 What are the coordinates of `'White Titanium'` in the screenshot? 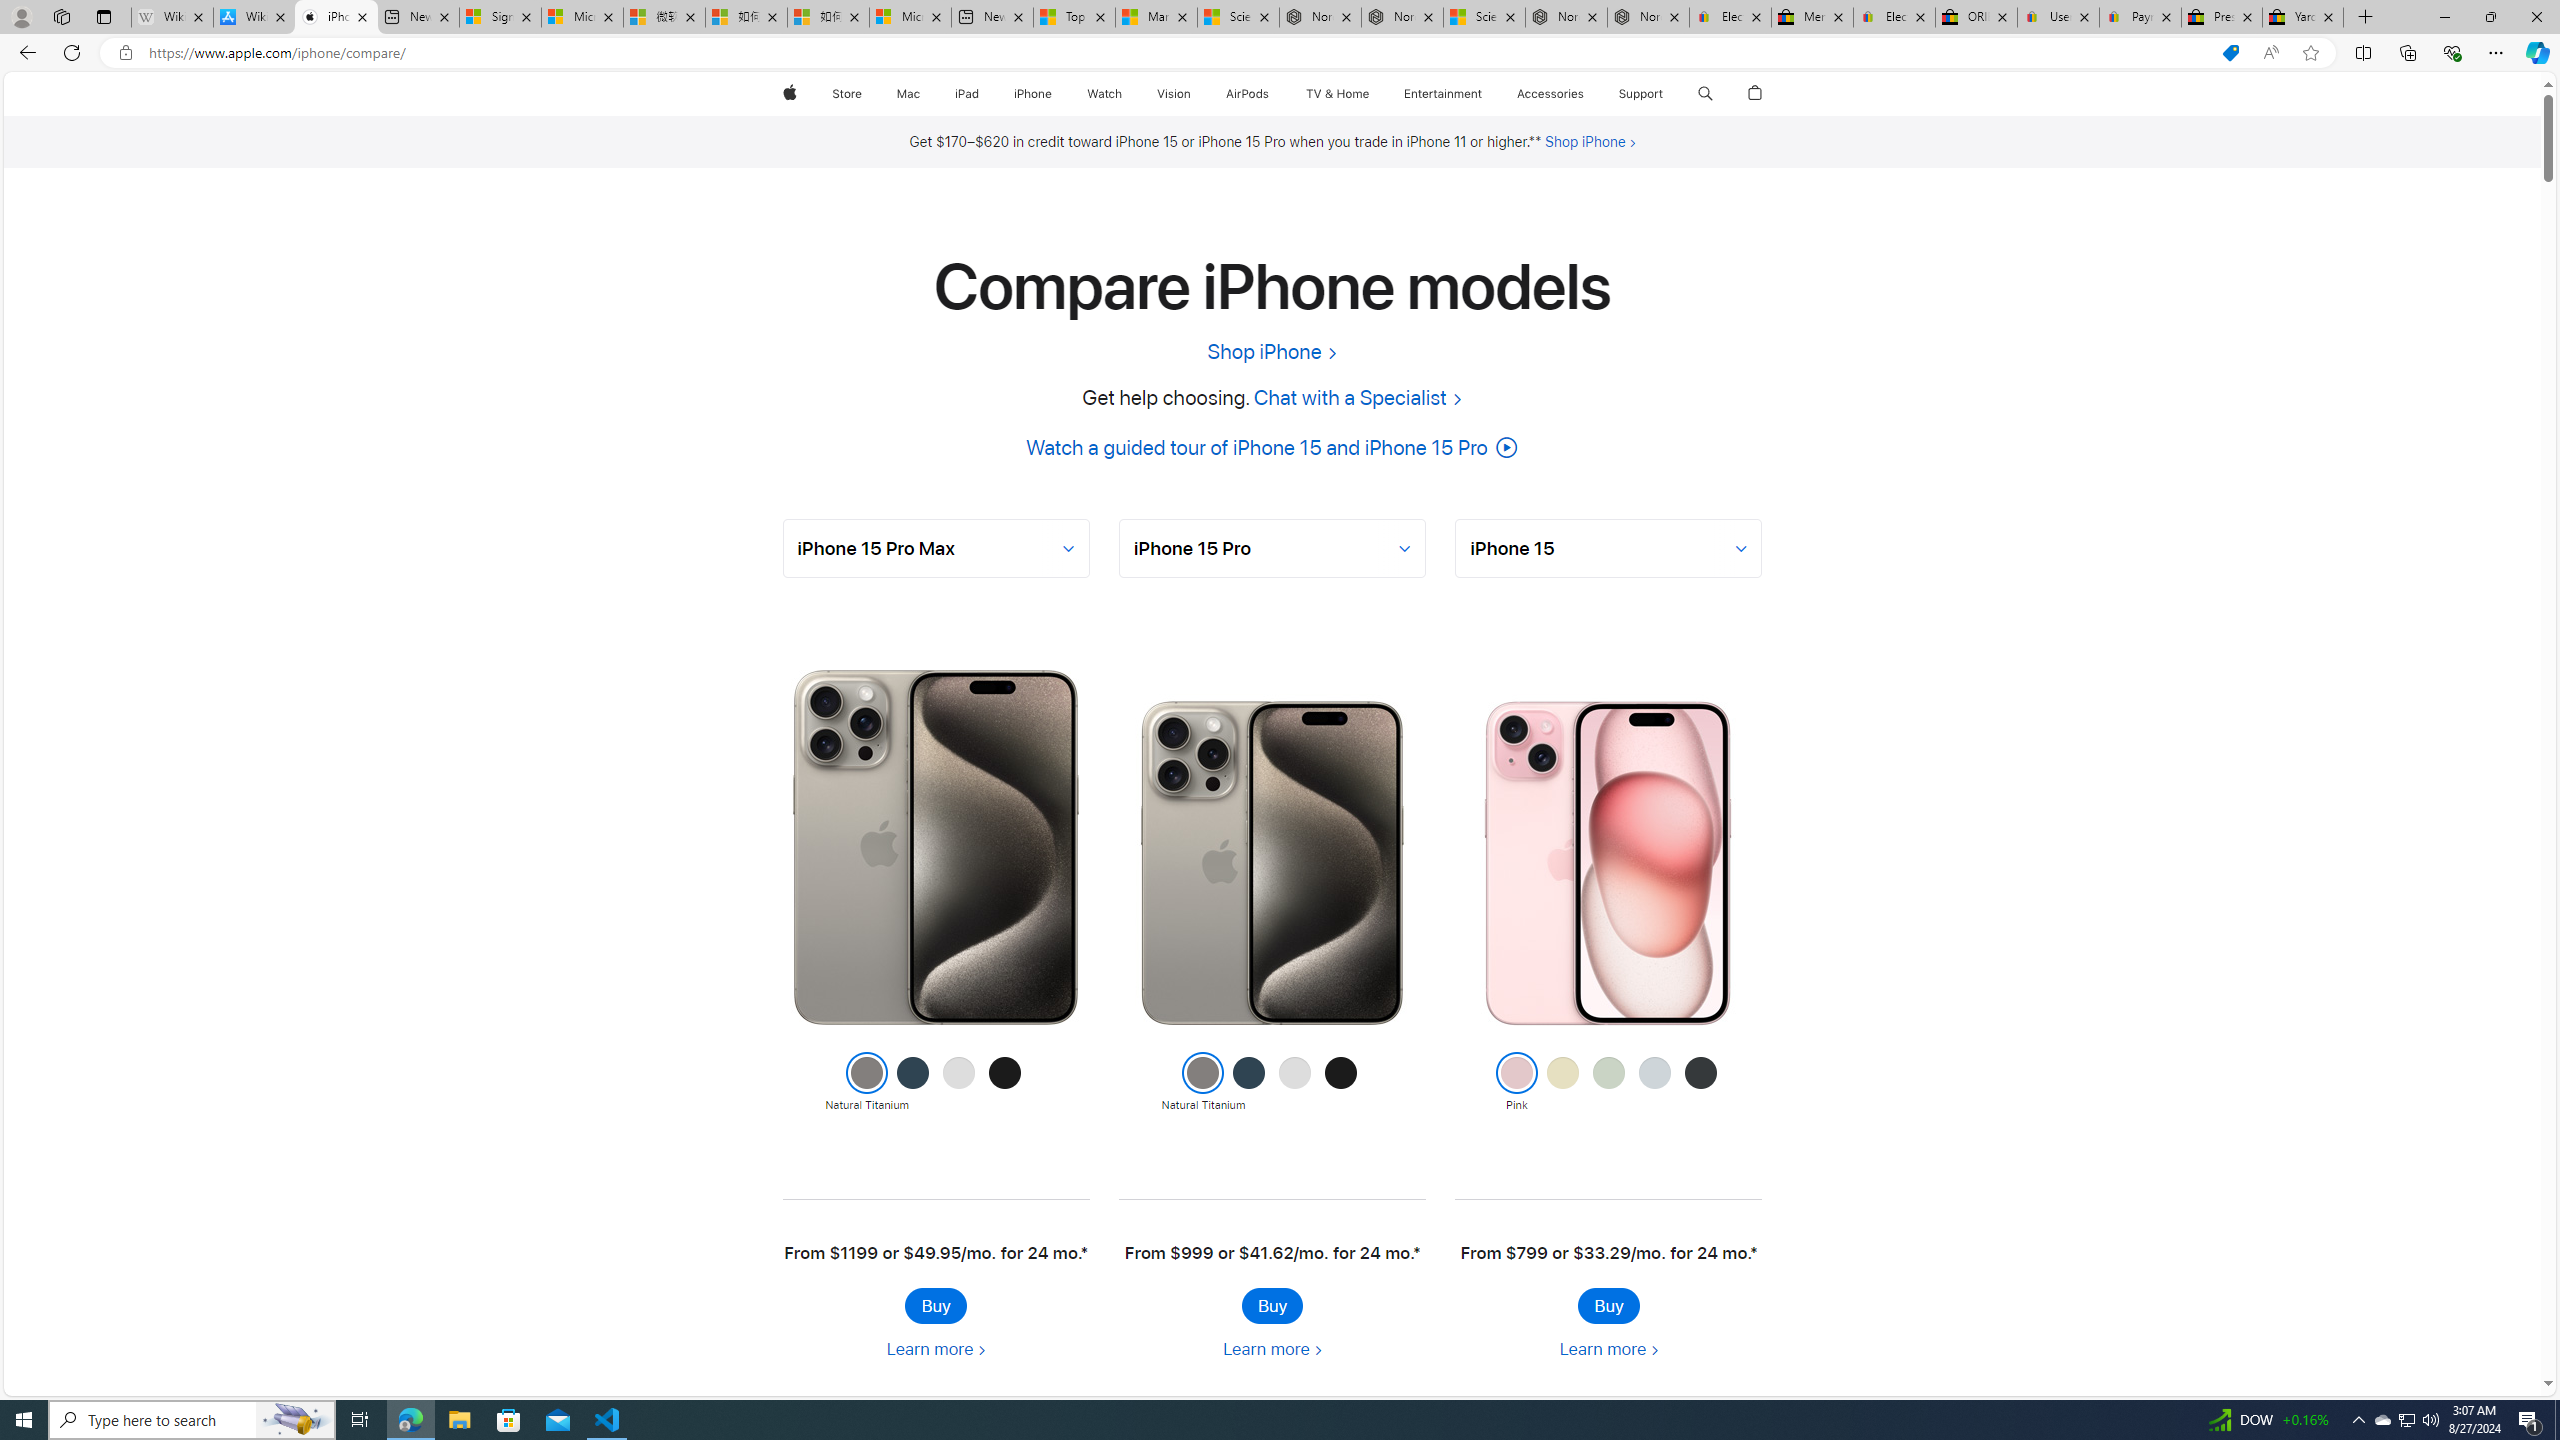 It's located at (1295, 1083).